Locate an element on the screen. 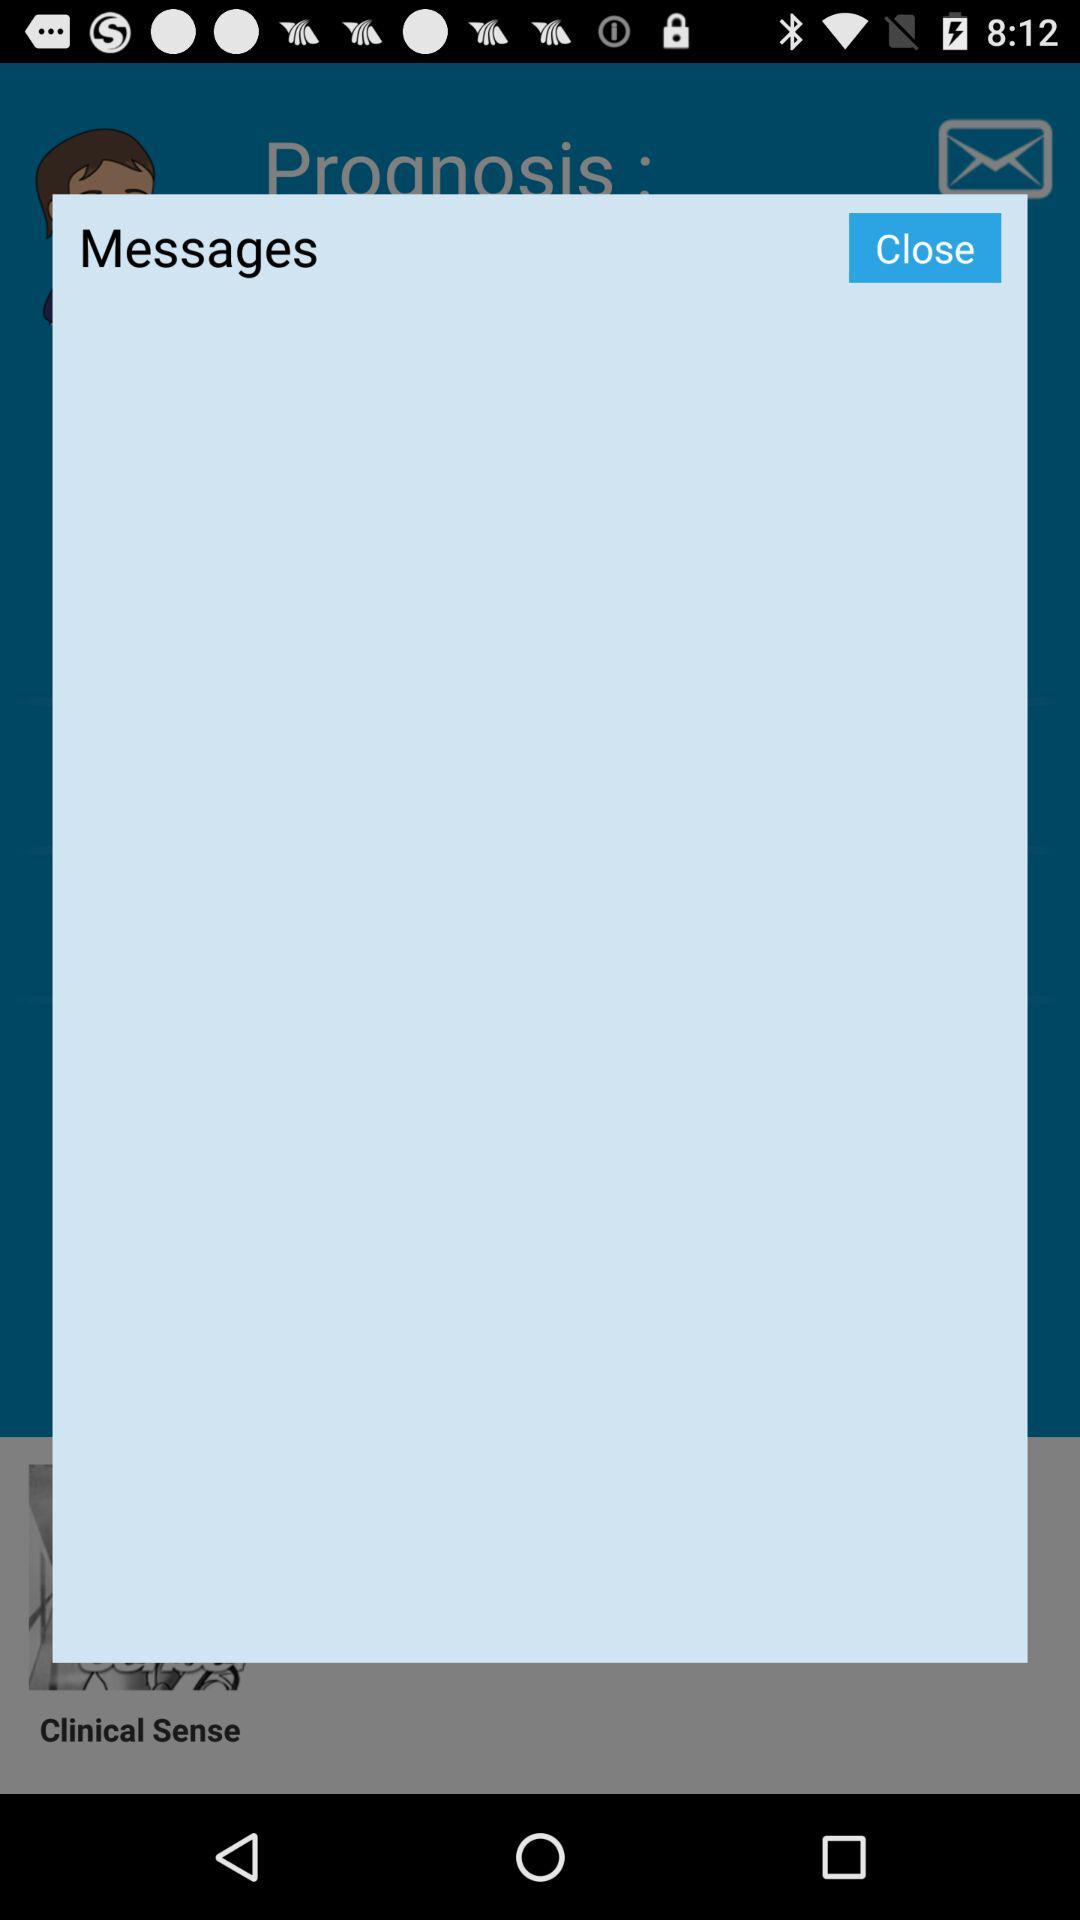  no tagging available is located at coordinates (540, 998).